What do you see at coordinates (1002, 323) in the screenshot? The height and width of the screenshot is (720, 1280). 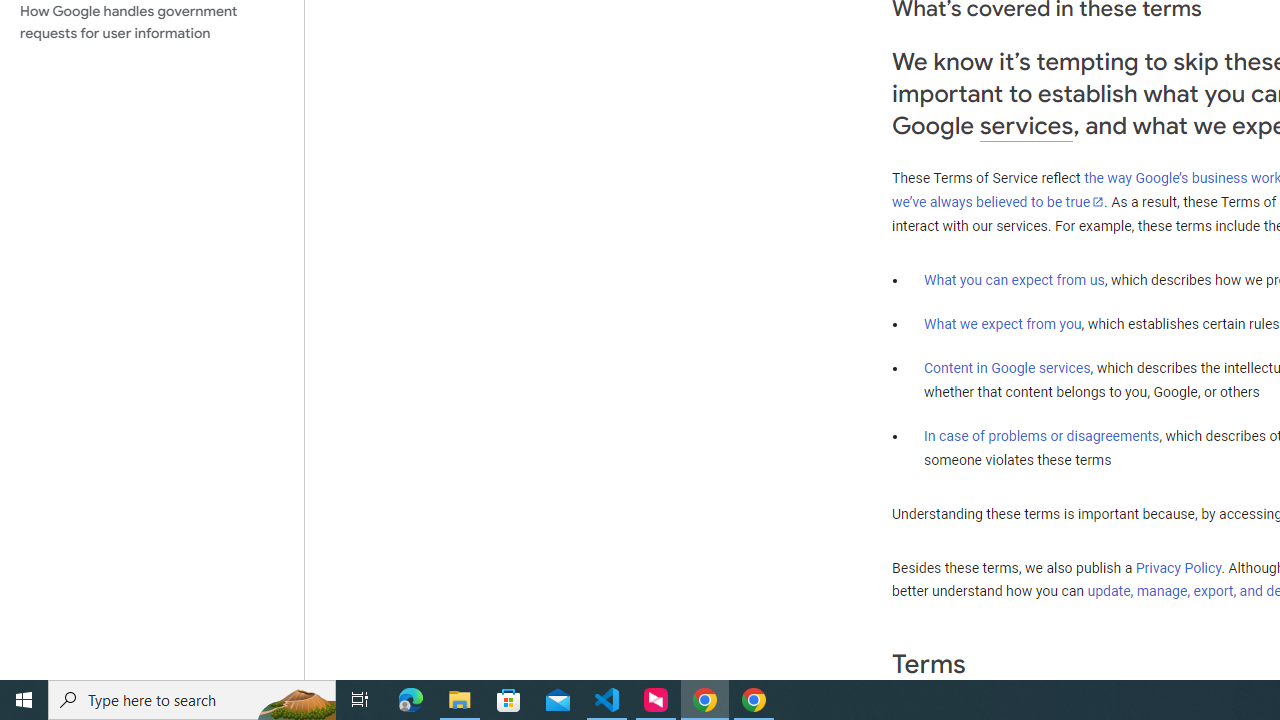 I see `'What we expect from you'` at bounding box center [1002, 323].